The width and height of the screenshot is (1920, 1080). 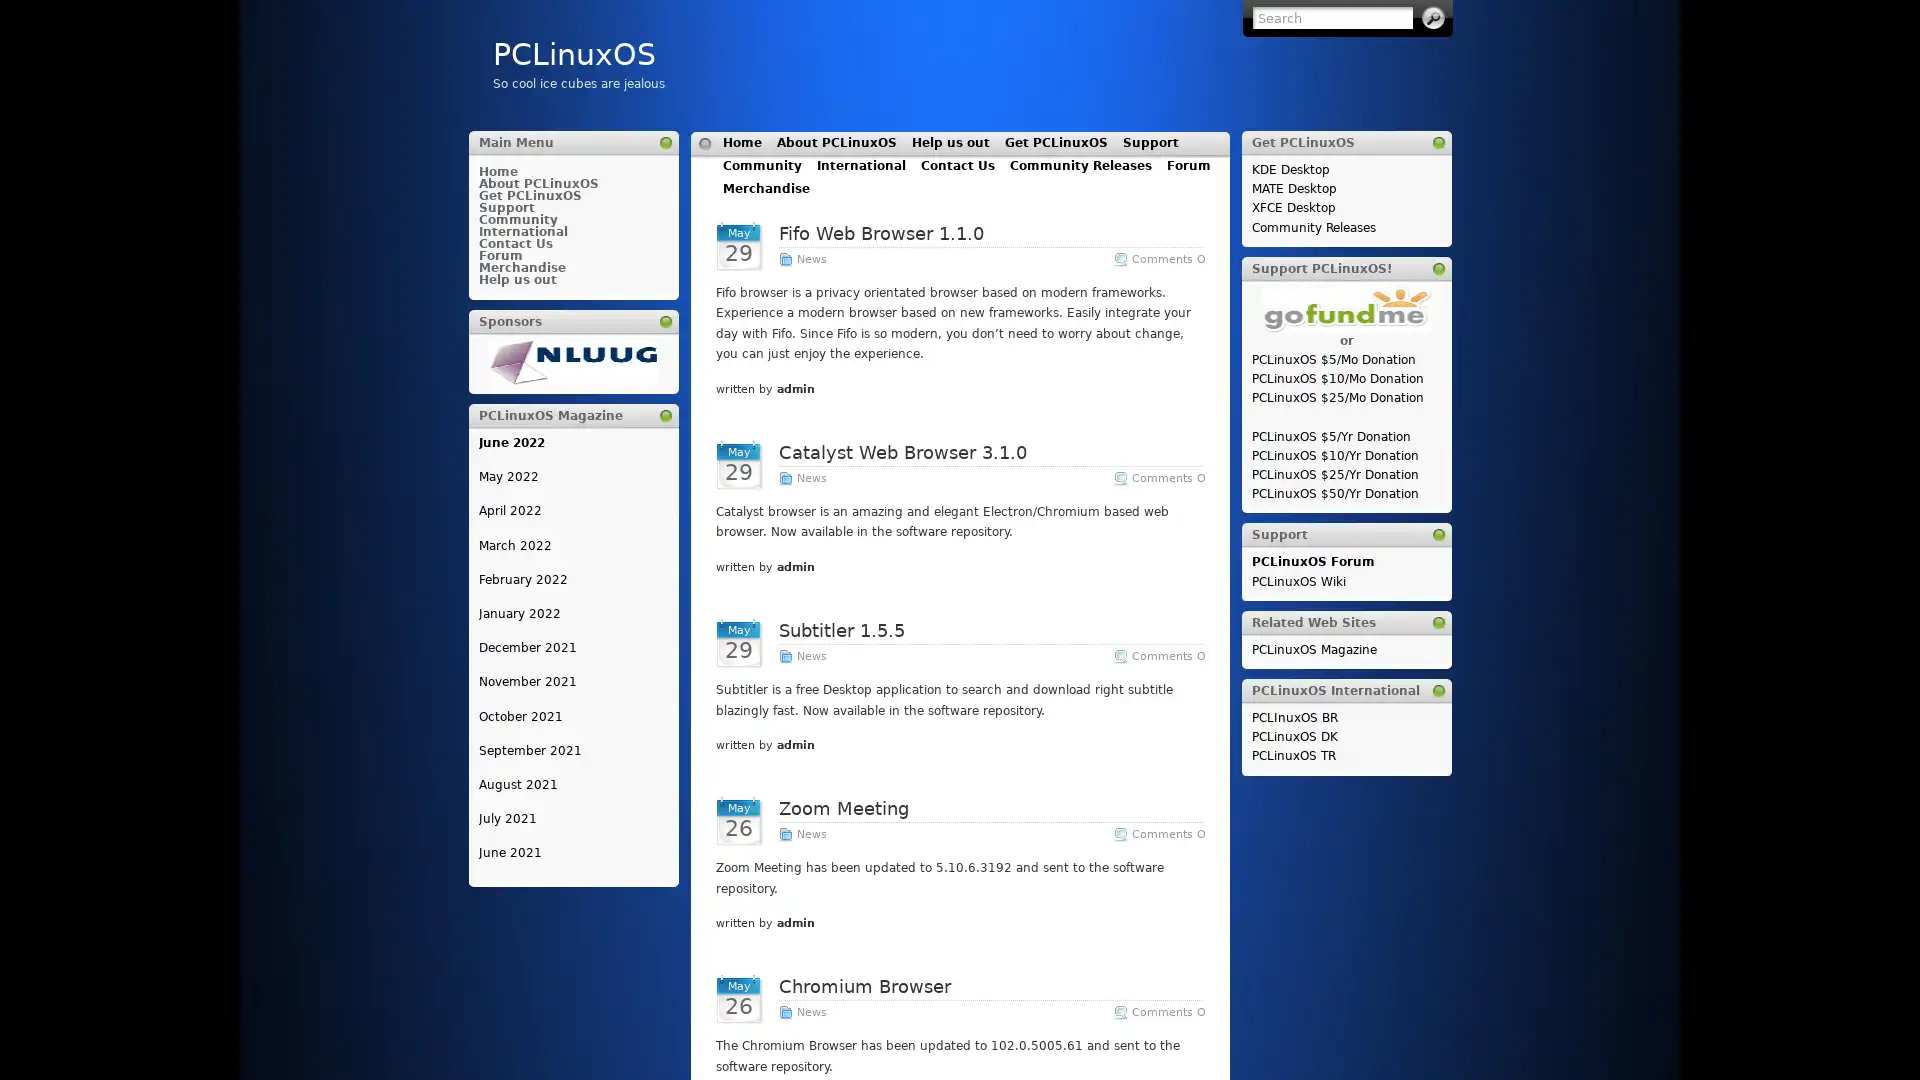 What do you see at coordinates (1432, 18) in the screenshot?
I see `Go` at bounding box center [1432, 18].